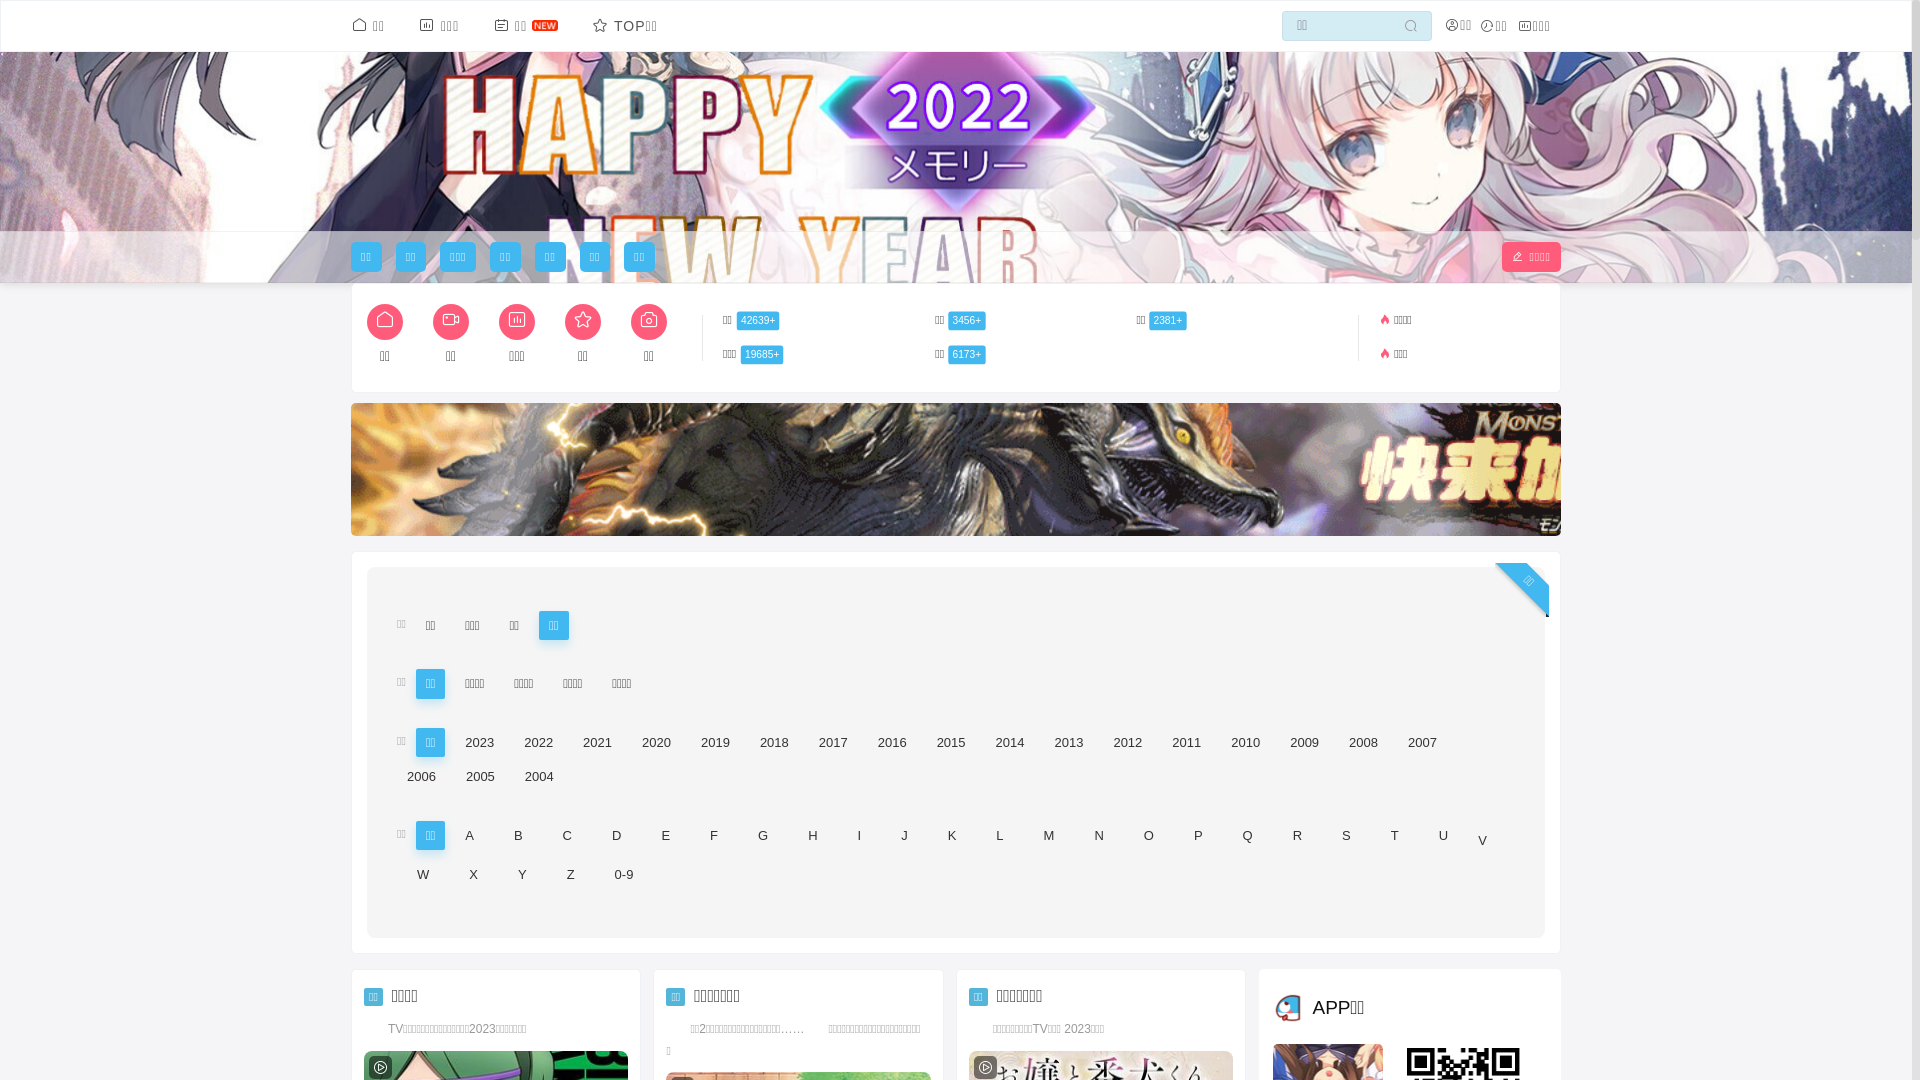 The height and width of the screenshot is (1080, 1920). Describe the element at coordinates (891, 742) in the screenshot. I see `'2016'` at that location.